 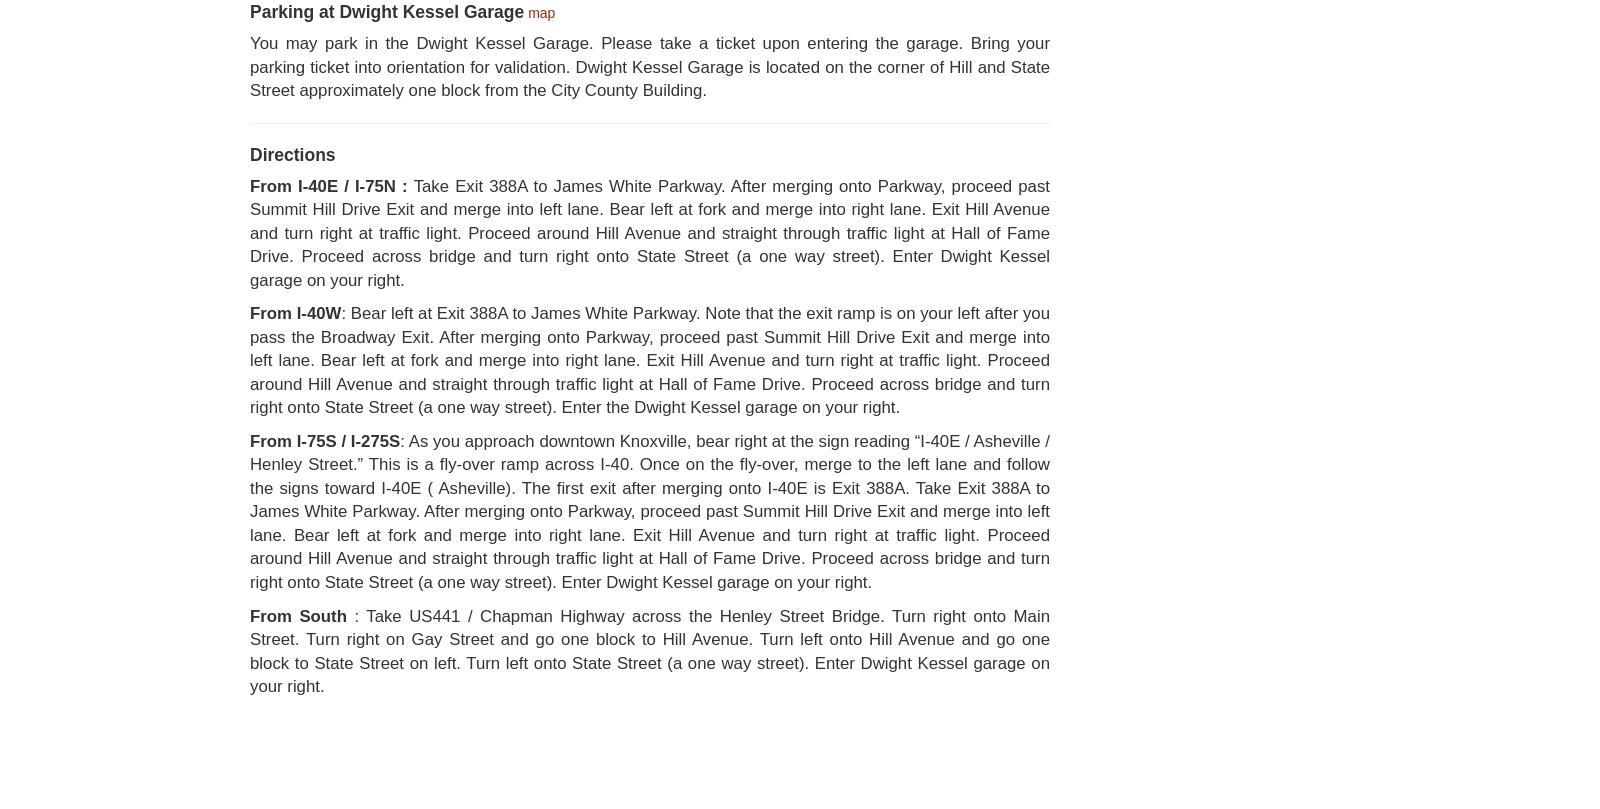 I want to click on 'Directions', so click(x=292, y=153).